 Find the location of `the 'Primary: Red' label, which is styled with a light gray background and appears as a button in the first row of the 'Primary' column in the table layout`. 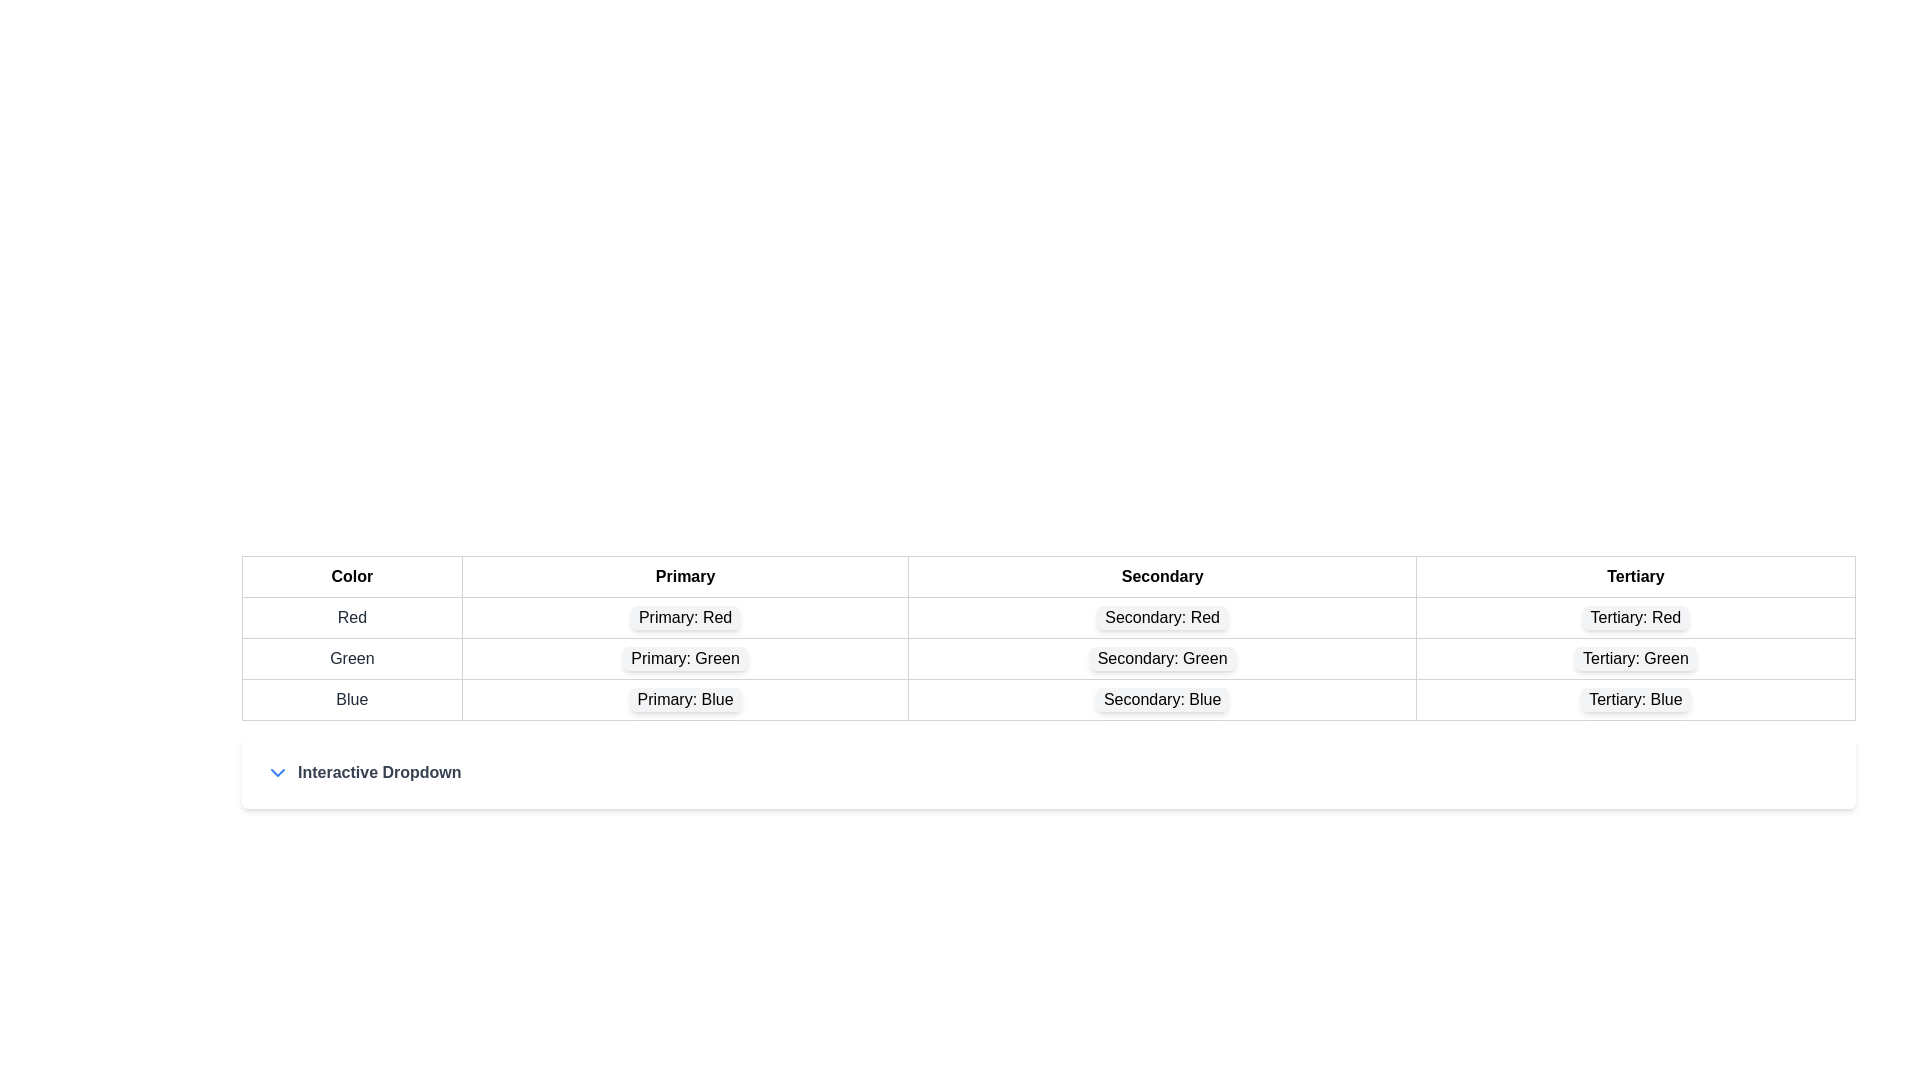

the 'Primary: Red' label, which is styled with a light gray background and appears as a button in the first row of the 'Primary' column in the table layout is located at coordinates (685, 616).